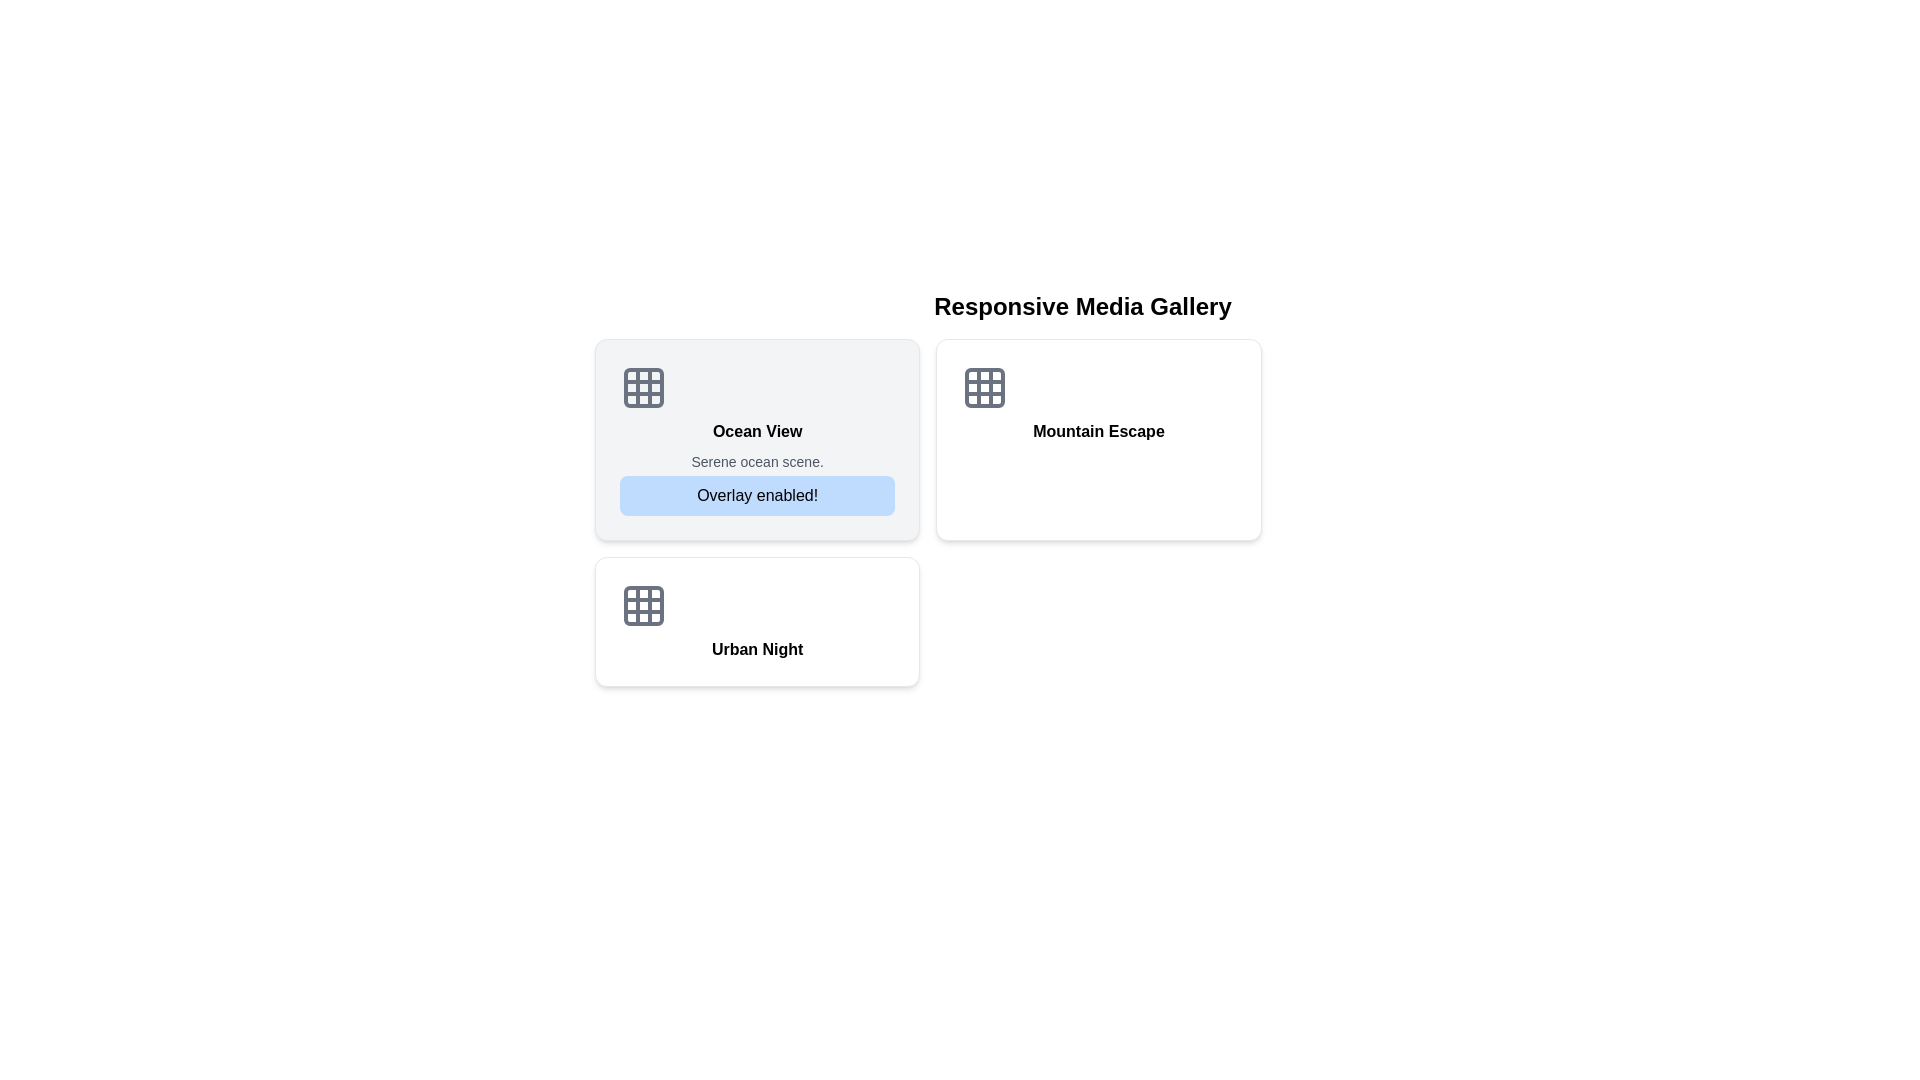  Describe the element at coordinates (643, 604) in the screenshot. I see `the grid icon consisting of nine rectangles that is located in the upper section of the 'Urban Night' card` at that location.